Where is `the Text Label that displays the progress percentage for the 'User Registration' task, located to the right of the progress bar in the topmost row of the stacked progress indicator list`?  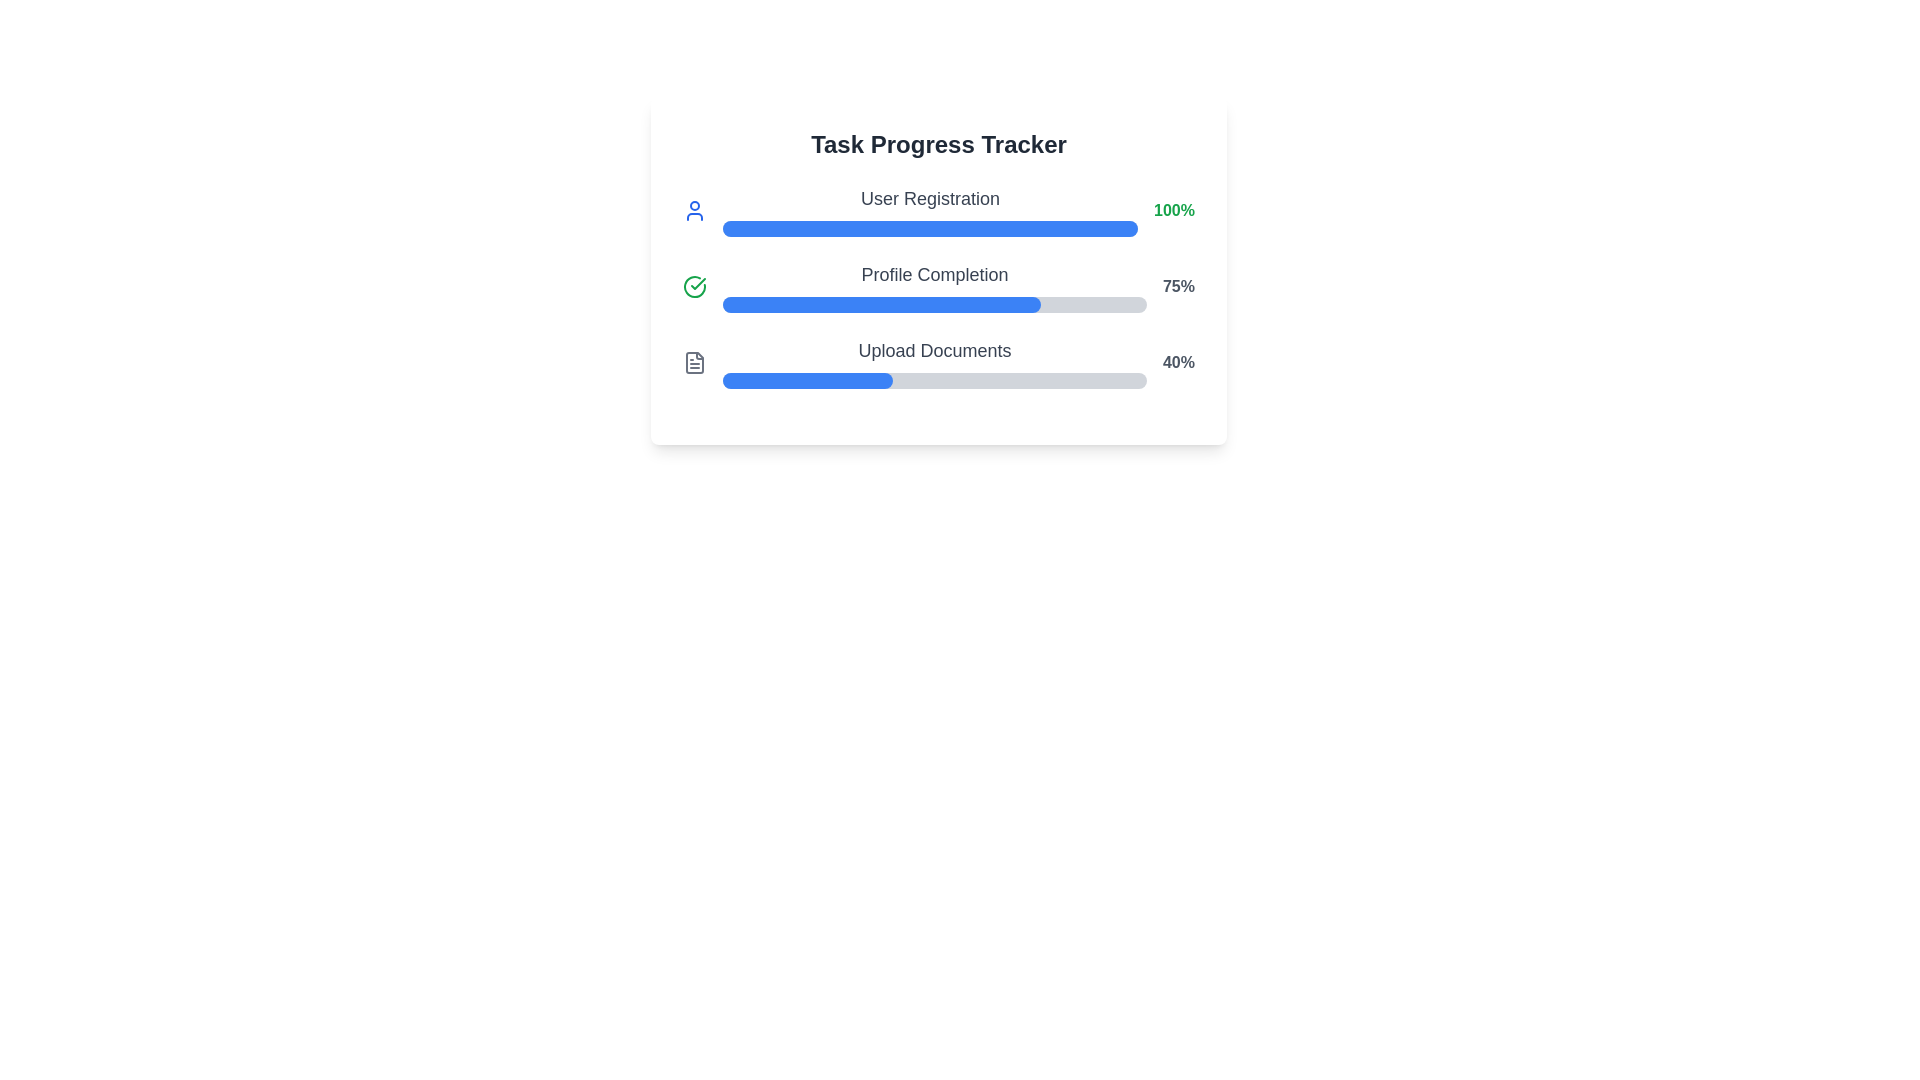 the Text Label that displays the progress percentage for the 'User Registration' task, located to the right of the progress bar in the topmost row of the stacked progress indicator list is located at coordinates (1174, 211).